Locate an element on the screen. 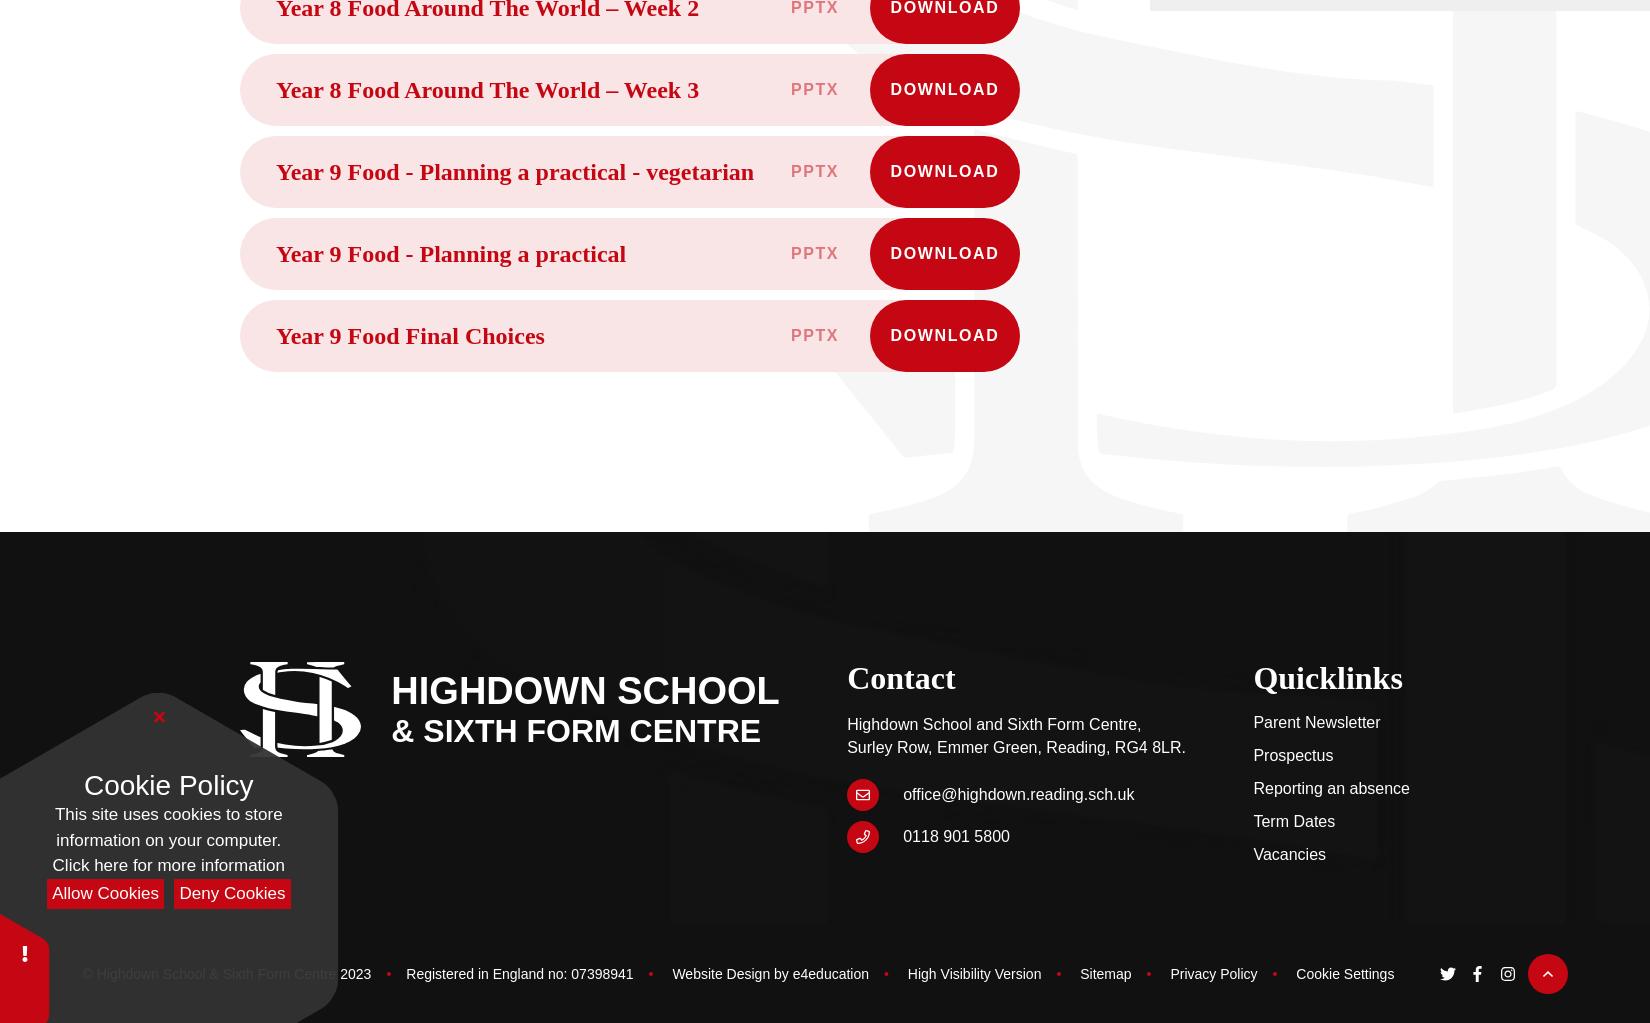 The width and height of the screenshot is (1650, 1023). 'Year 9 Food - Planning a practical' is located at coordinates (449, 252).